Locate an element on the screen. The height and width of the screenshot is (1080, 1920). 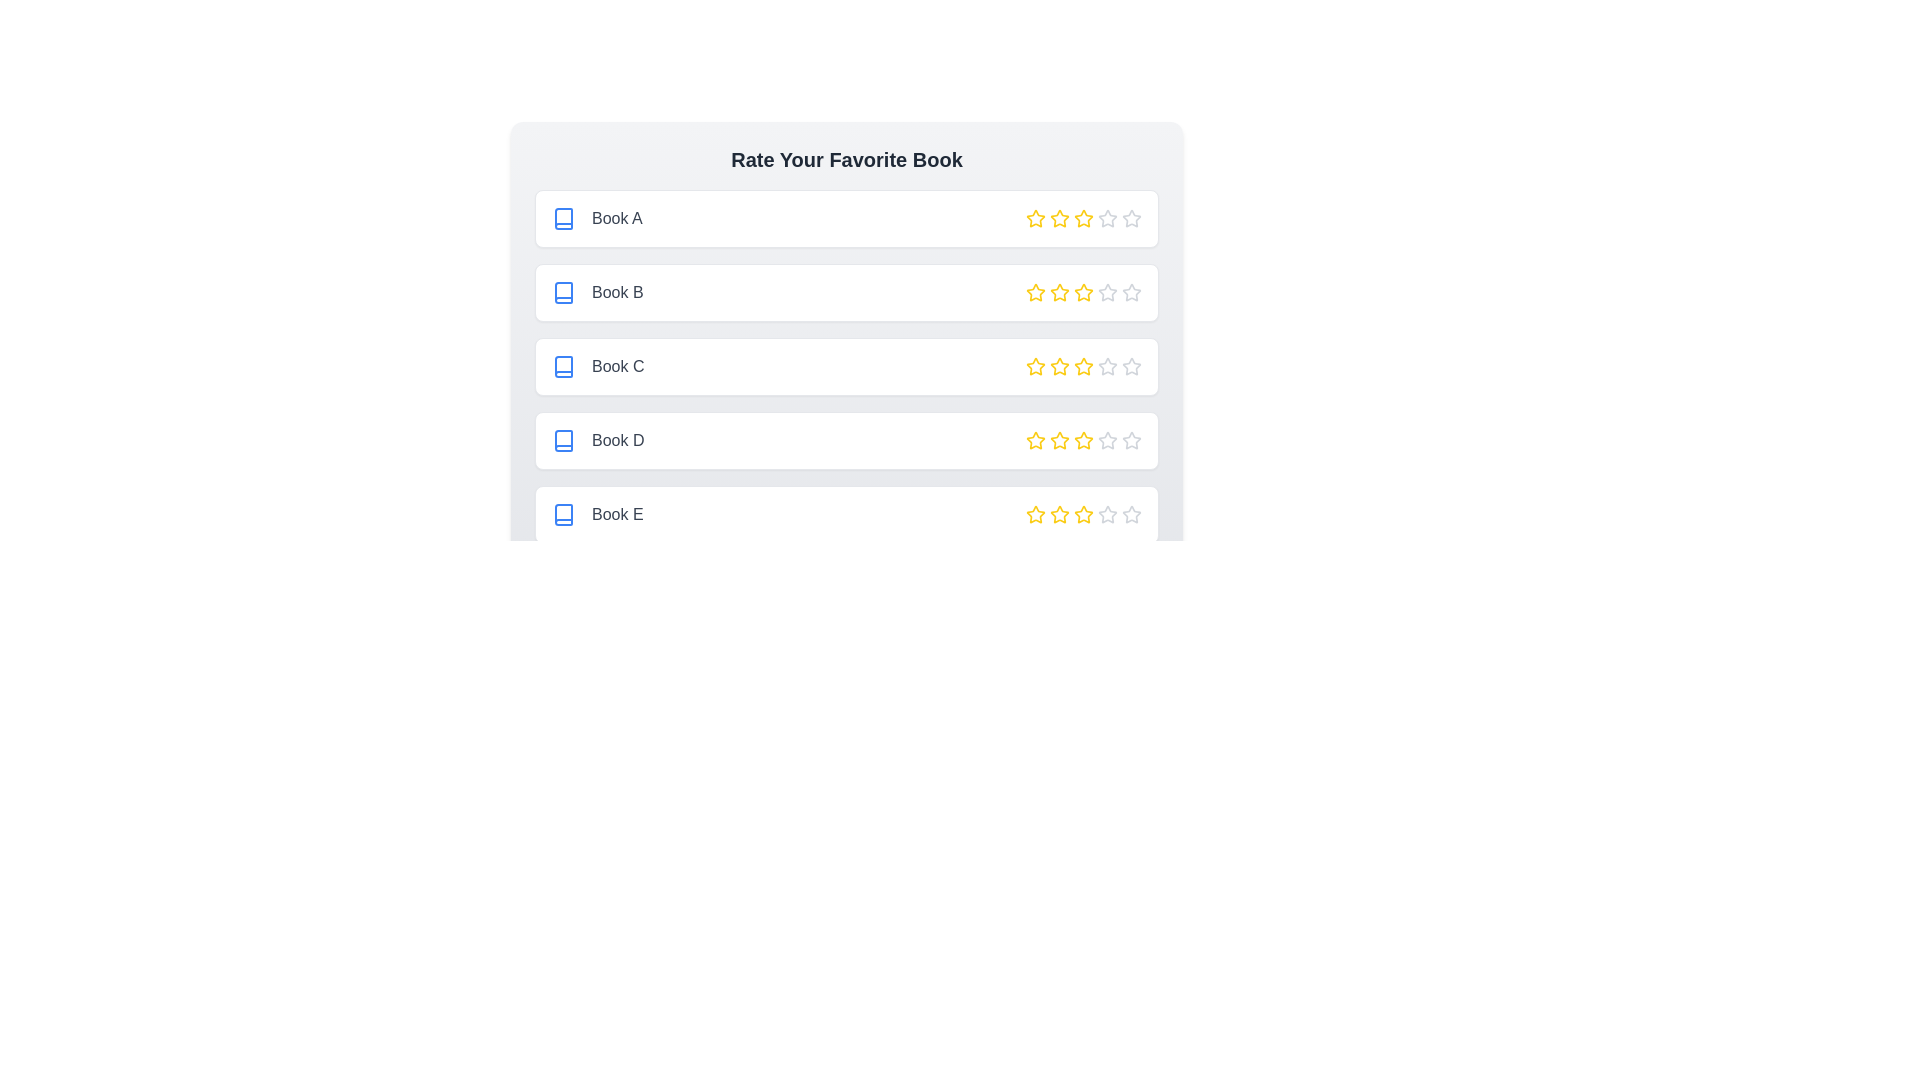
the star corresponding to 4 stars for the book titled Book A is located at coordinates (1107, 219).